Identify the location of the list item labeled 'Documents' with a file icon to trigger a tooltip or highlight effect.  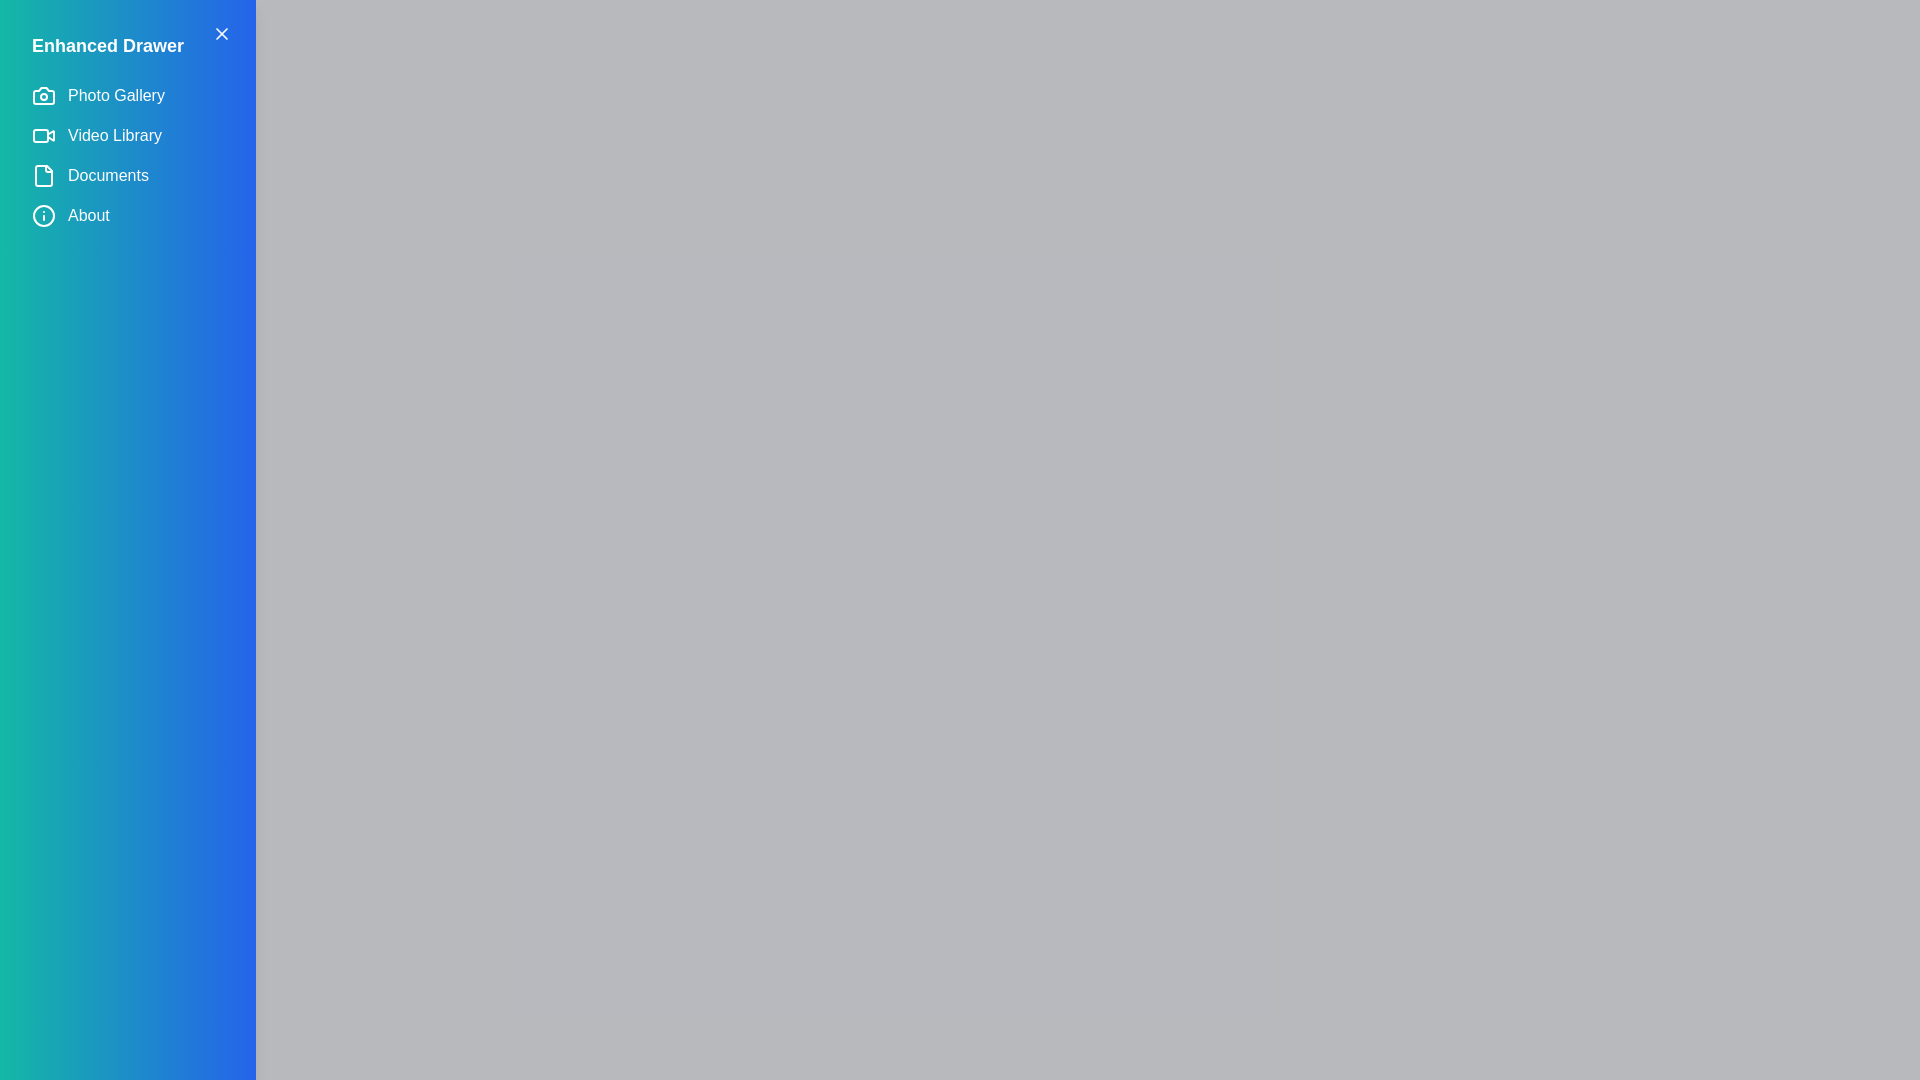
(127, 175).